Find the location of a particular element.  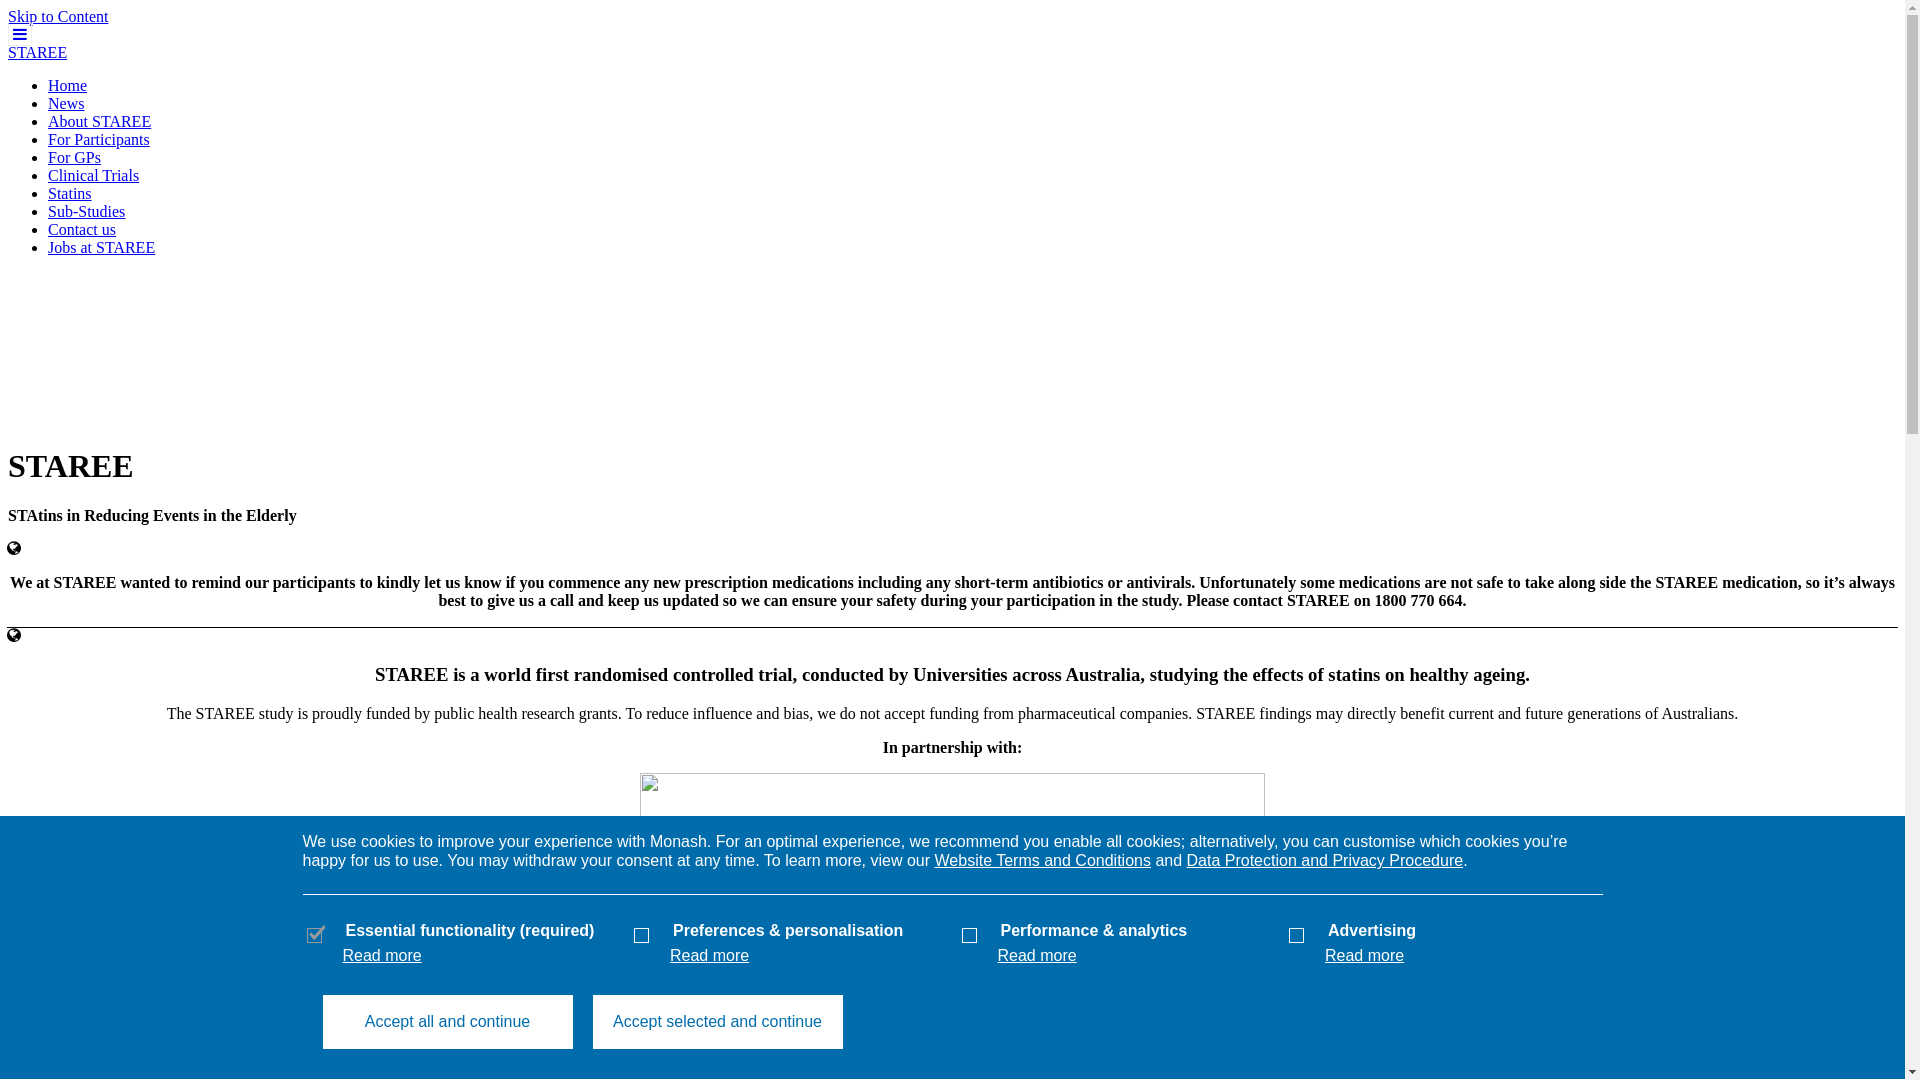

'News' is located at coordinates (48, 103).